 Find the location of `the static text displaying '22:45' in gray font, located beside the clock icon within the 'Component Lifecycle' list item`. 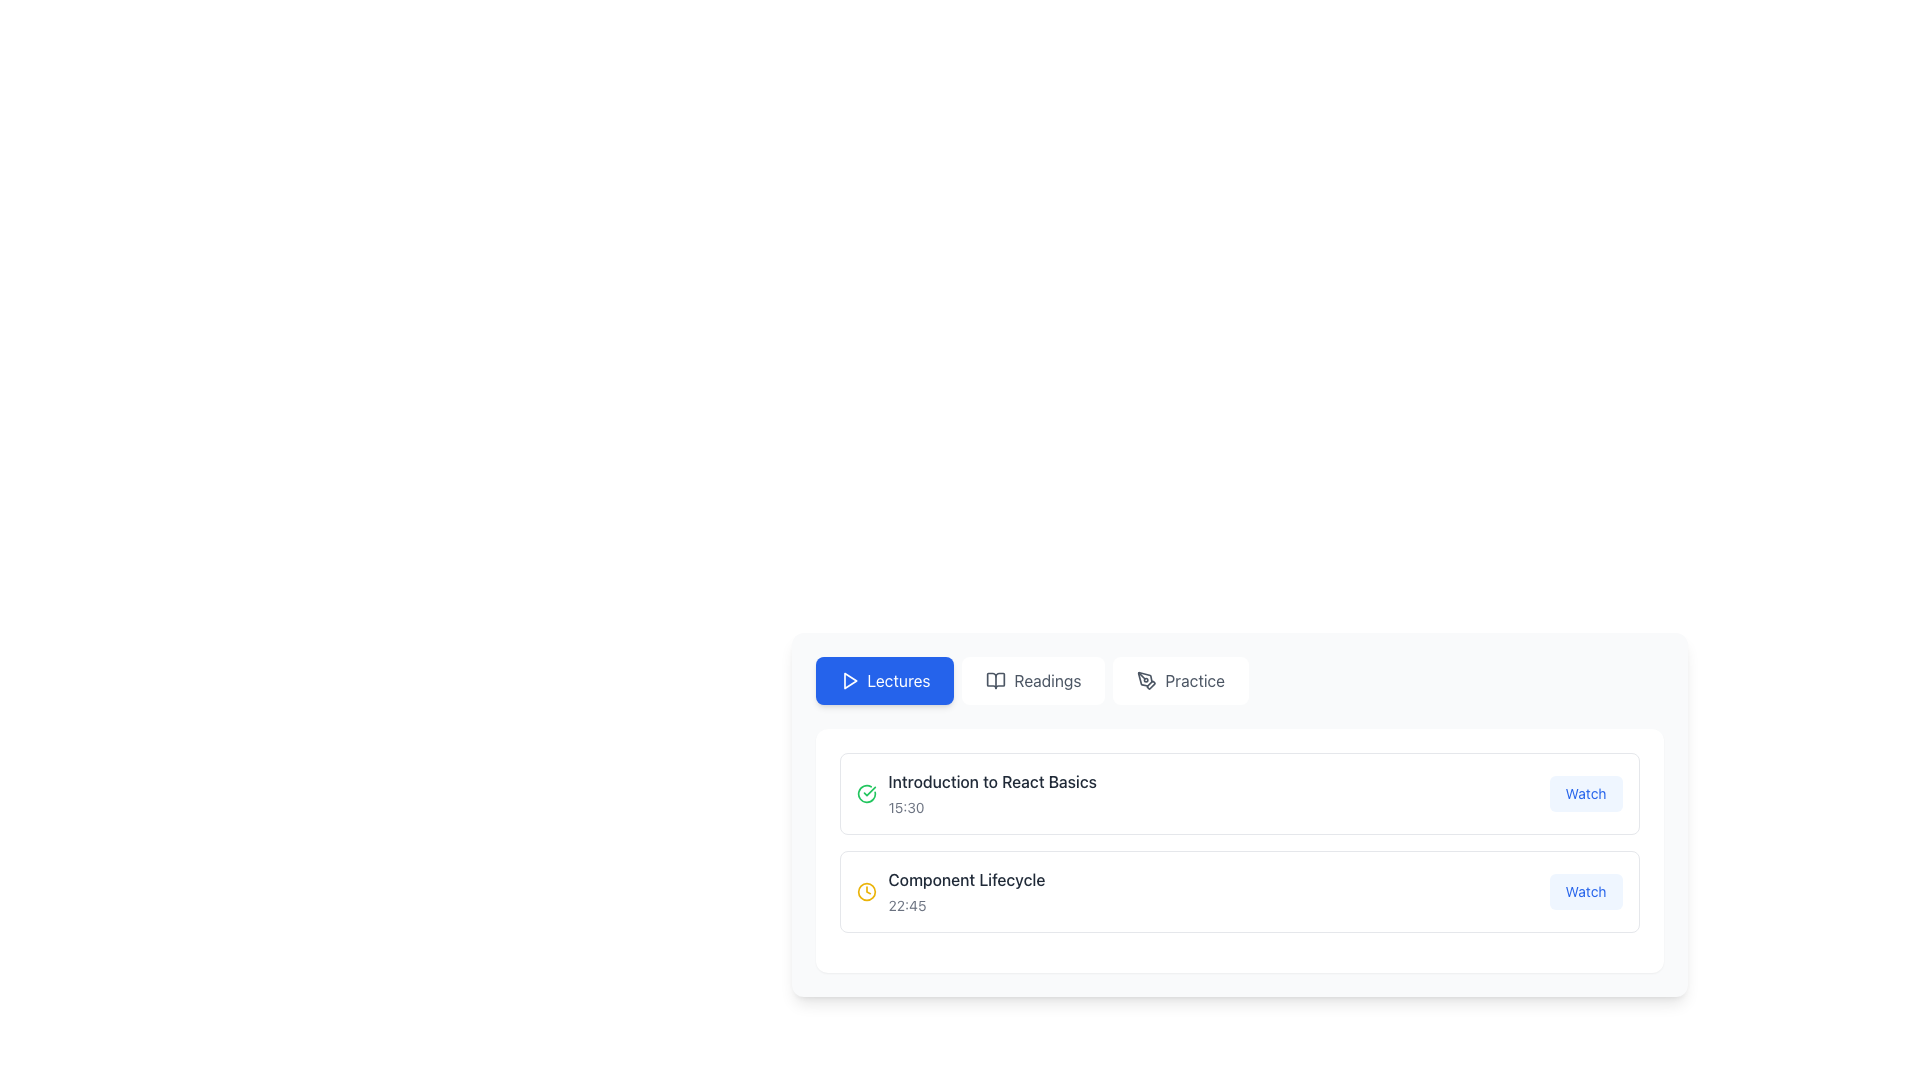

the static text displaying '22:45' in gray font, located beside the clock icon within the 'Component Lifecycle' list item is located at coordinates (906, 906).